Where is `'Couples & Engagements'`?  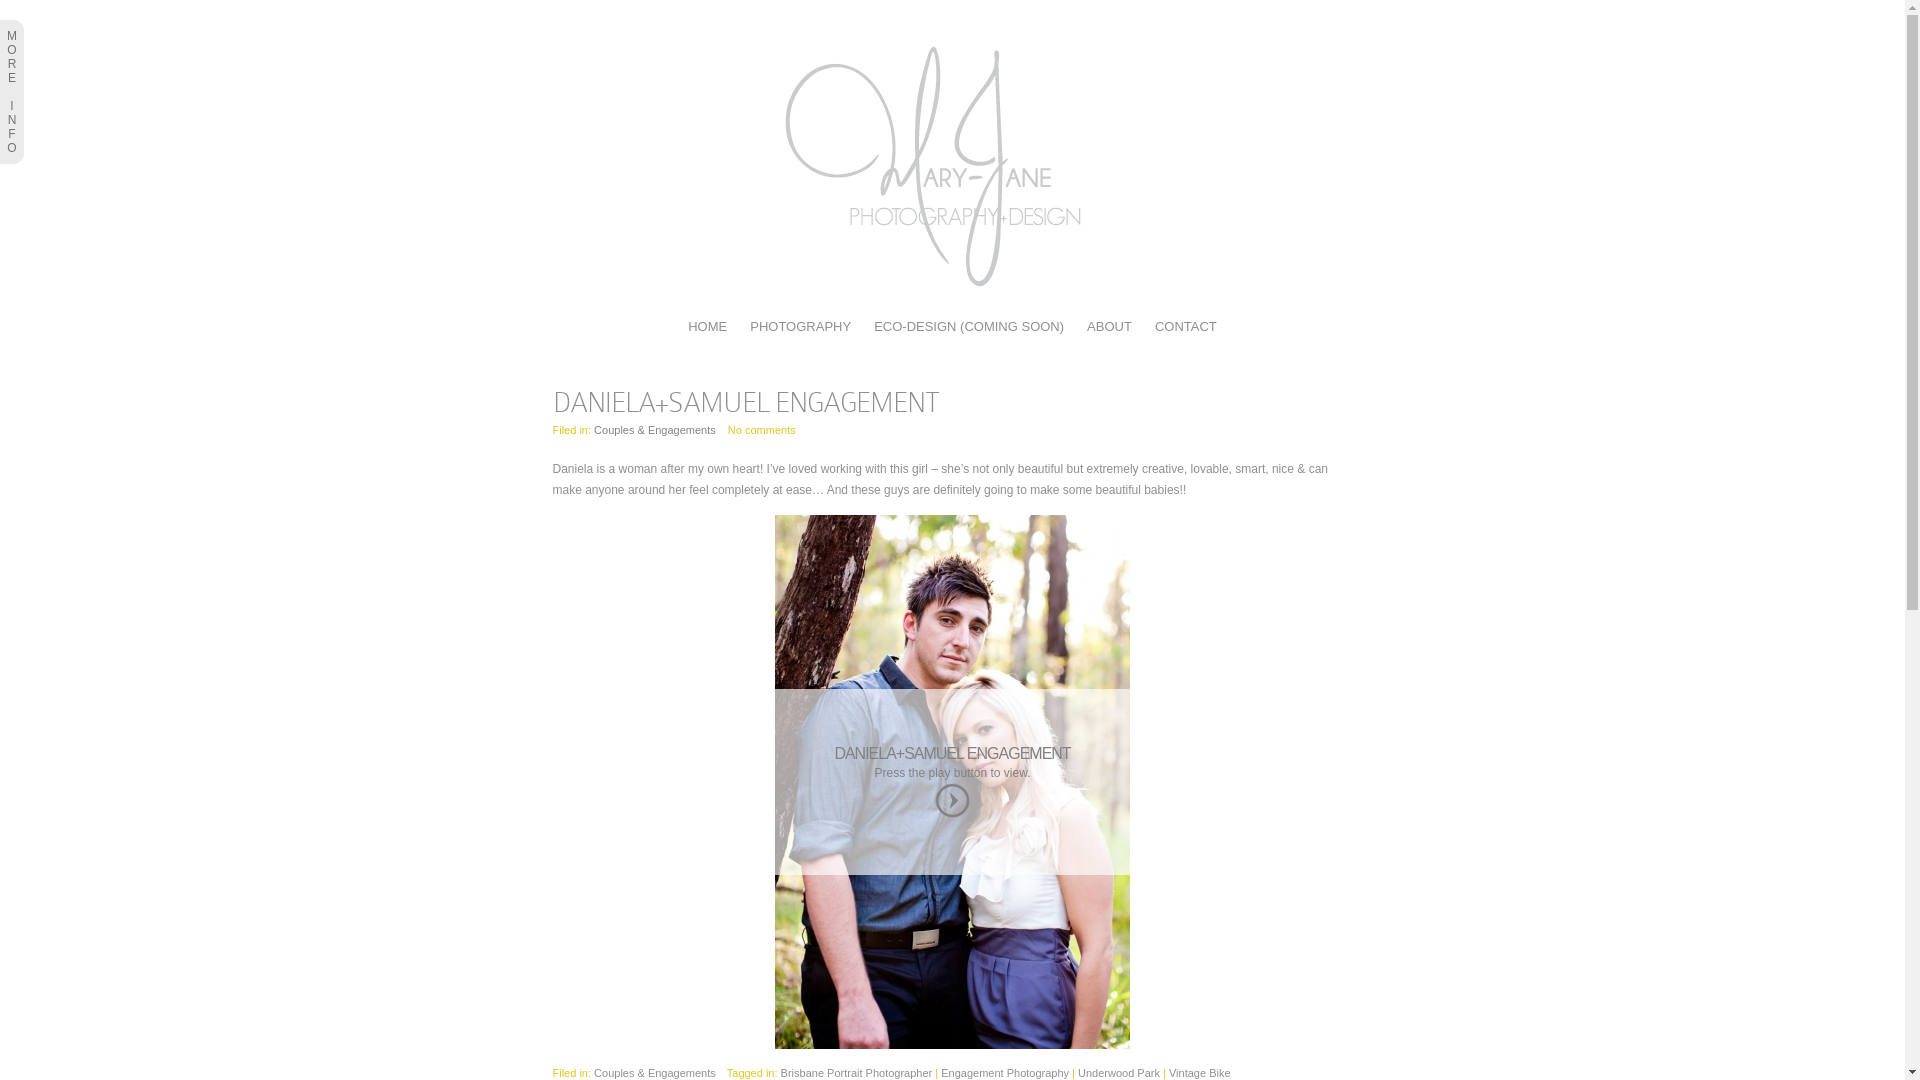
'Couples & Engagements' is located at coordinates (654, 1071).